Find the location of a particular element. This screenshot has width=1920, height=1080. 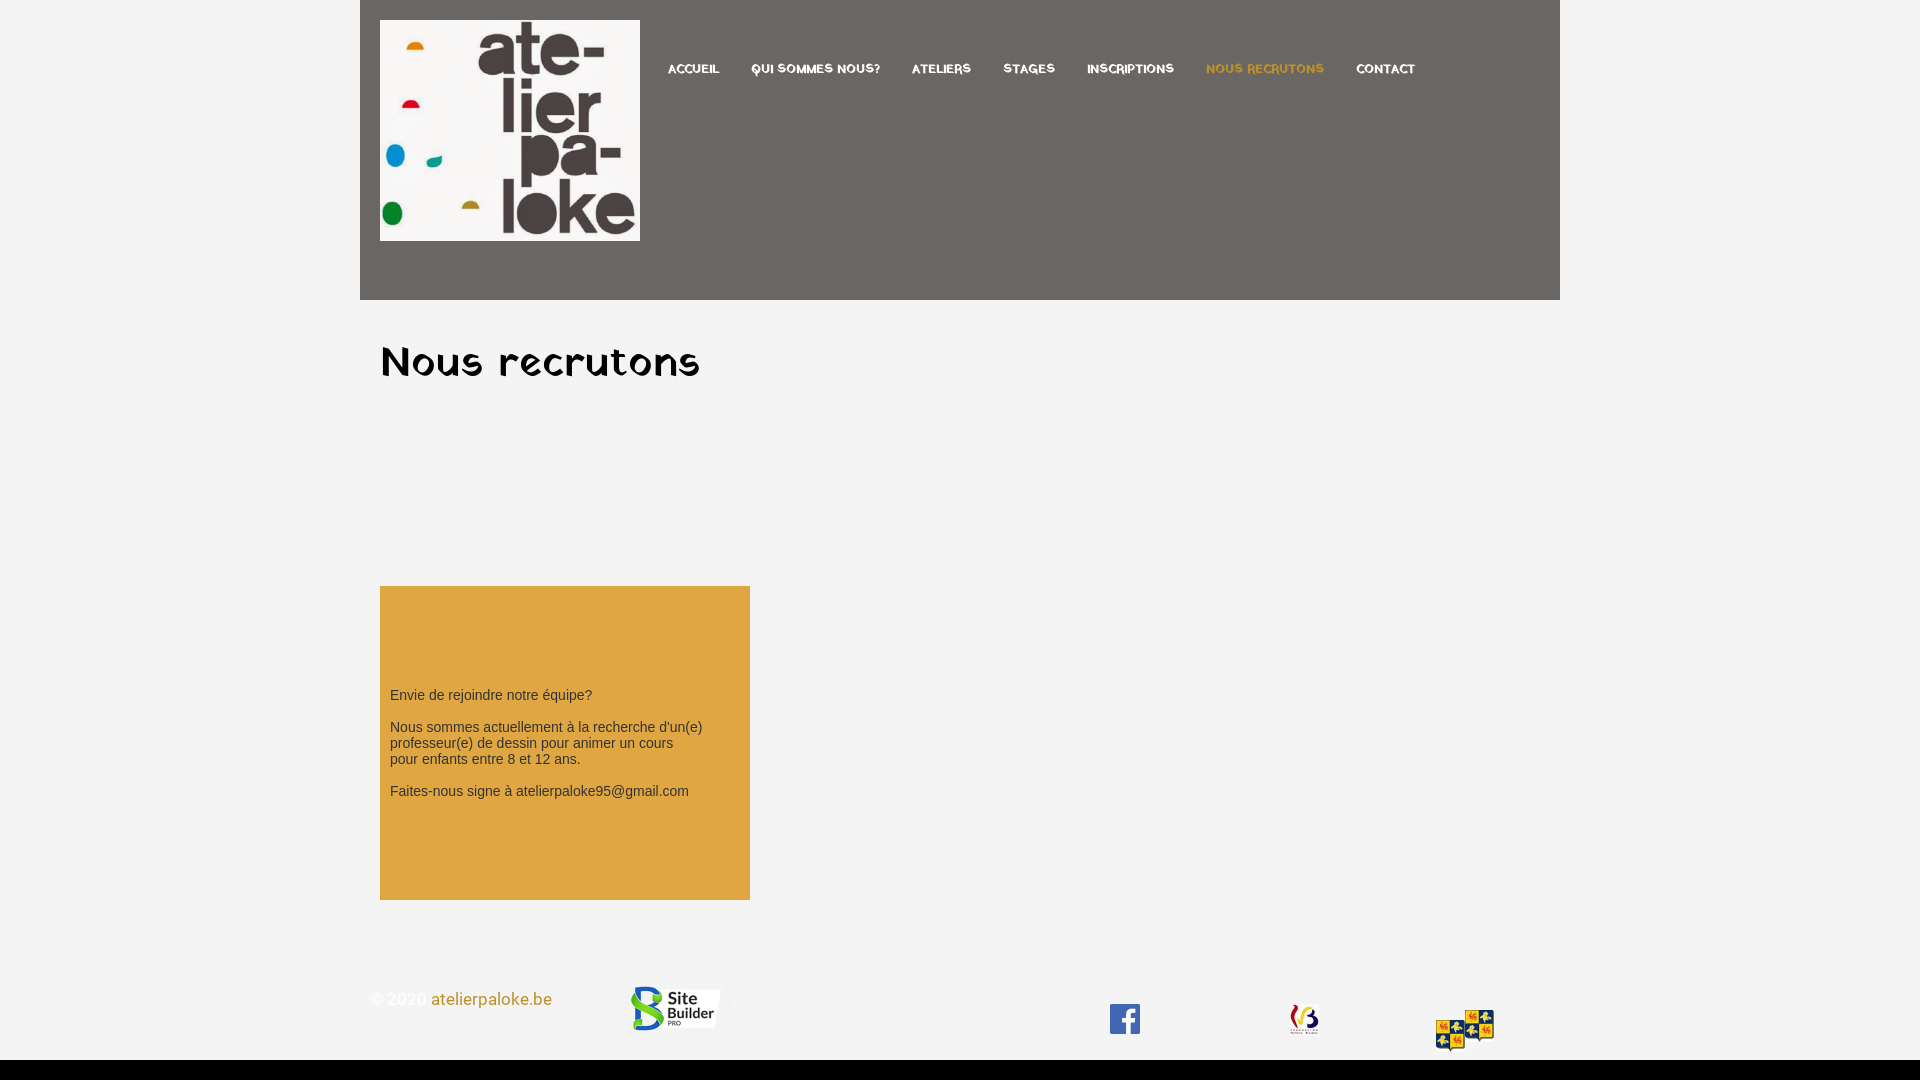

'atelierpaloke.be' is located at coordinates (491, 998).